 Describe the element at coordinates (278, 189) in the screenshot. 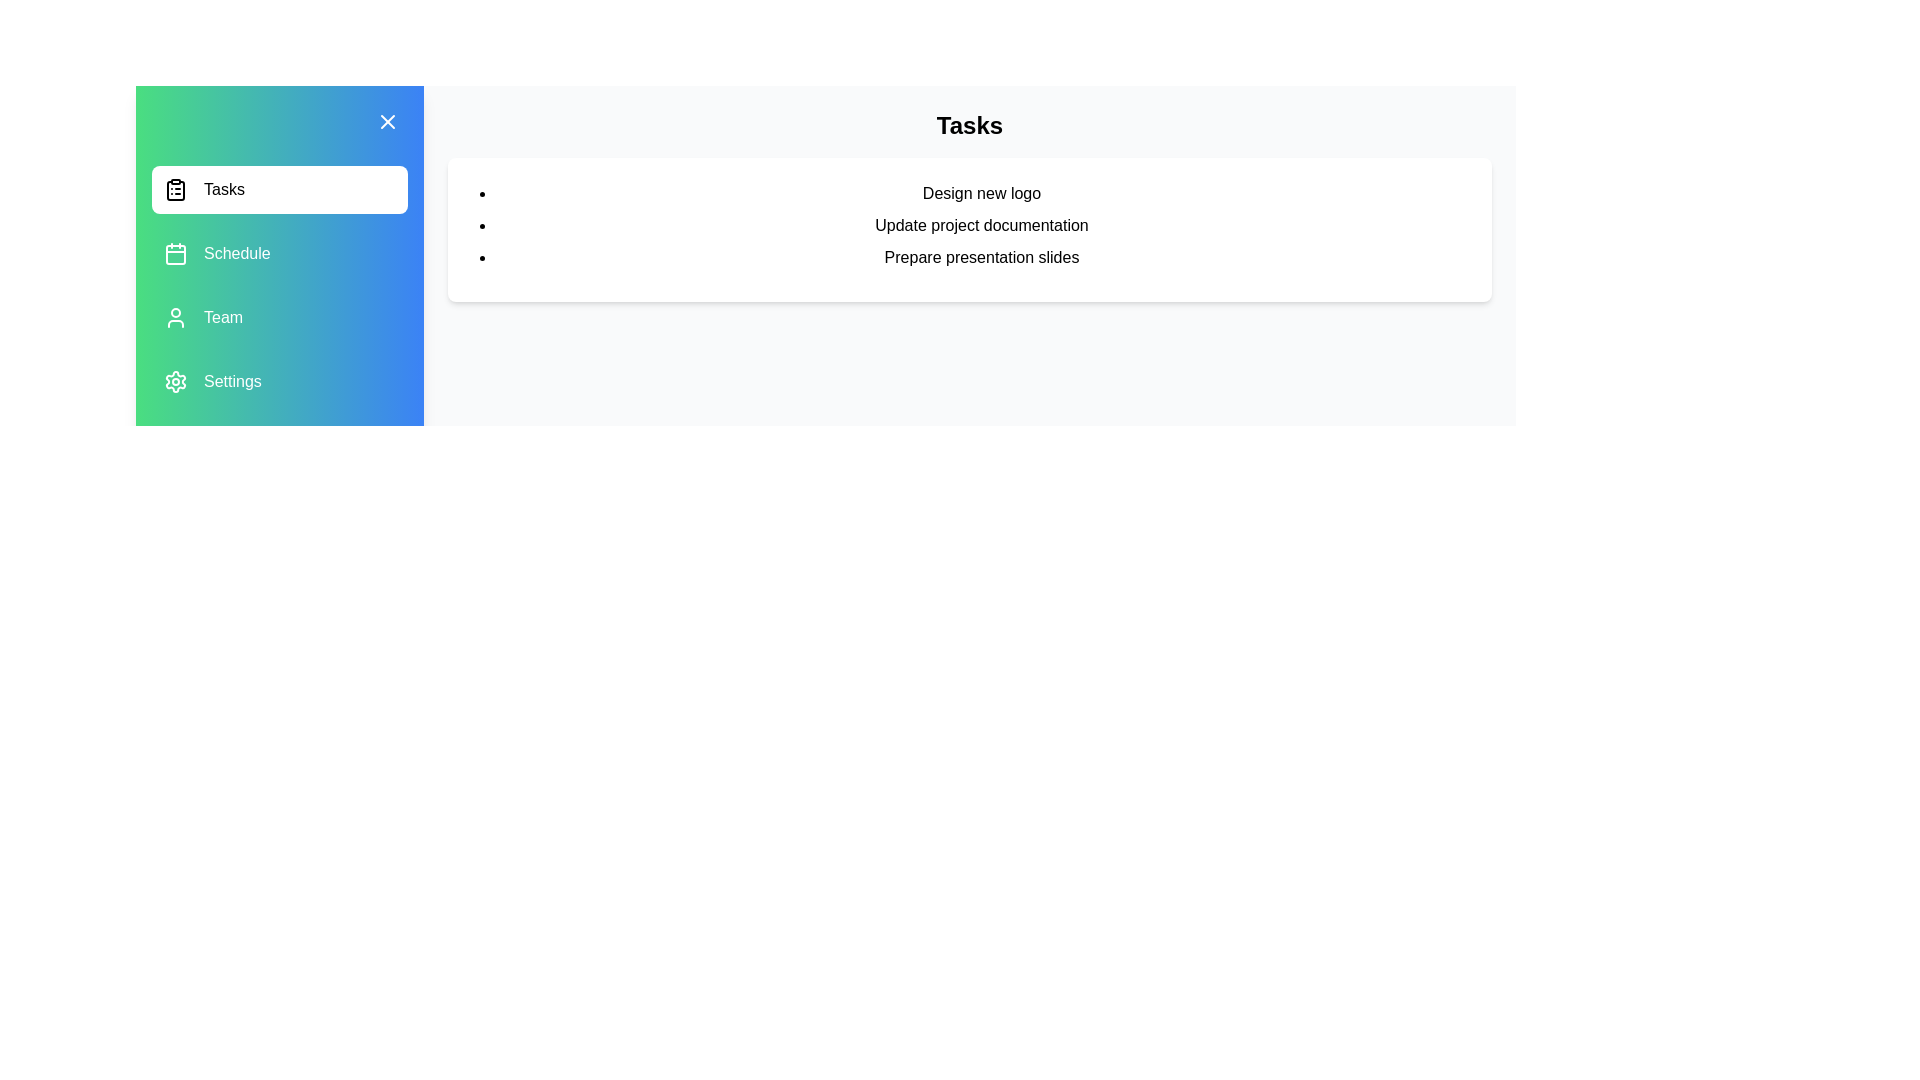

I see `the menu item Tasks to observe the hover effect` at that location.